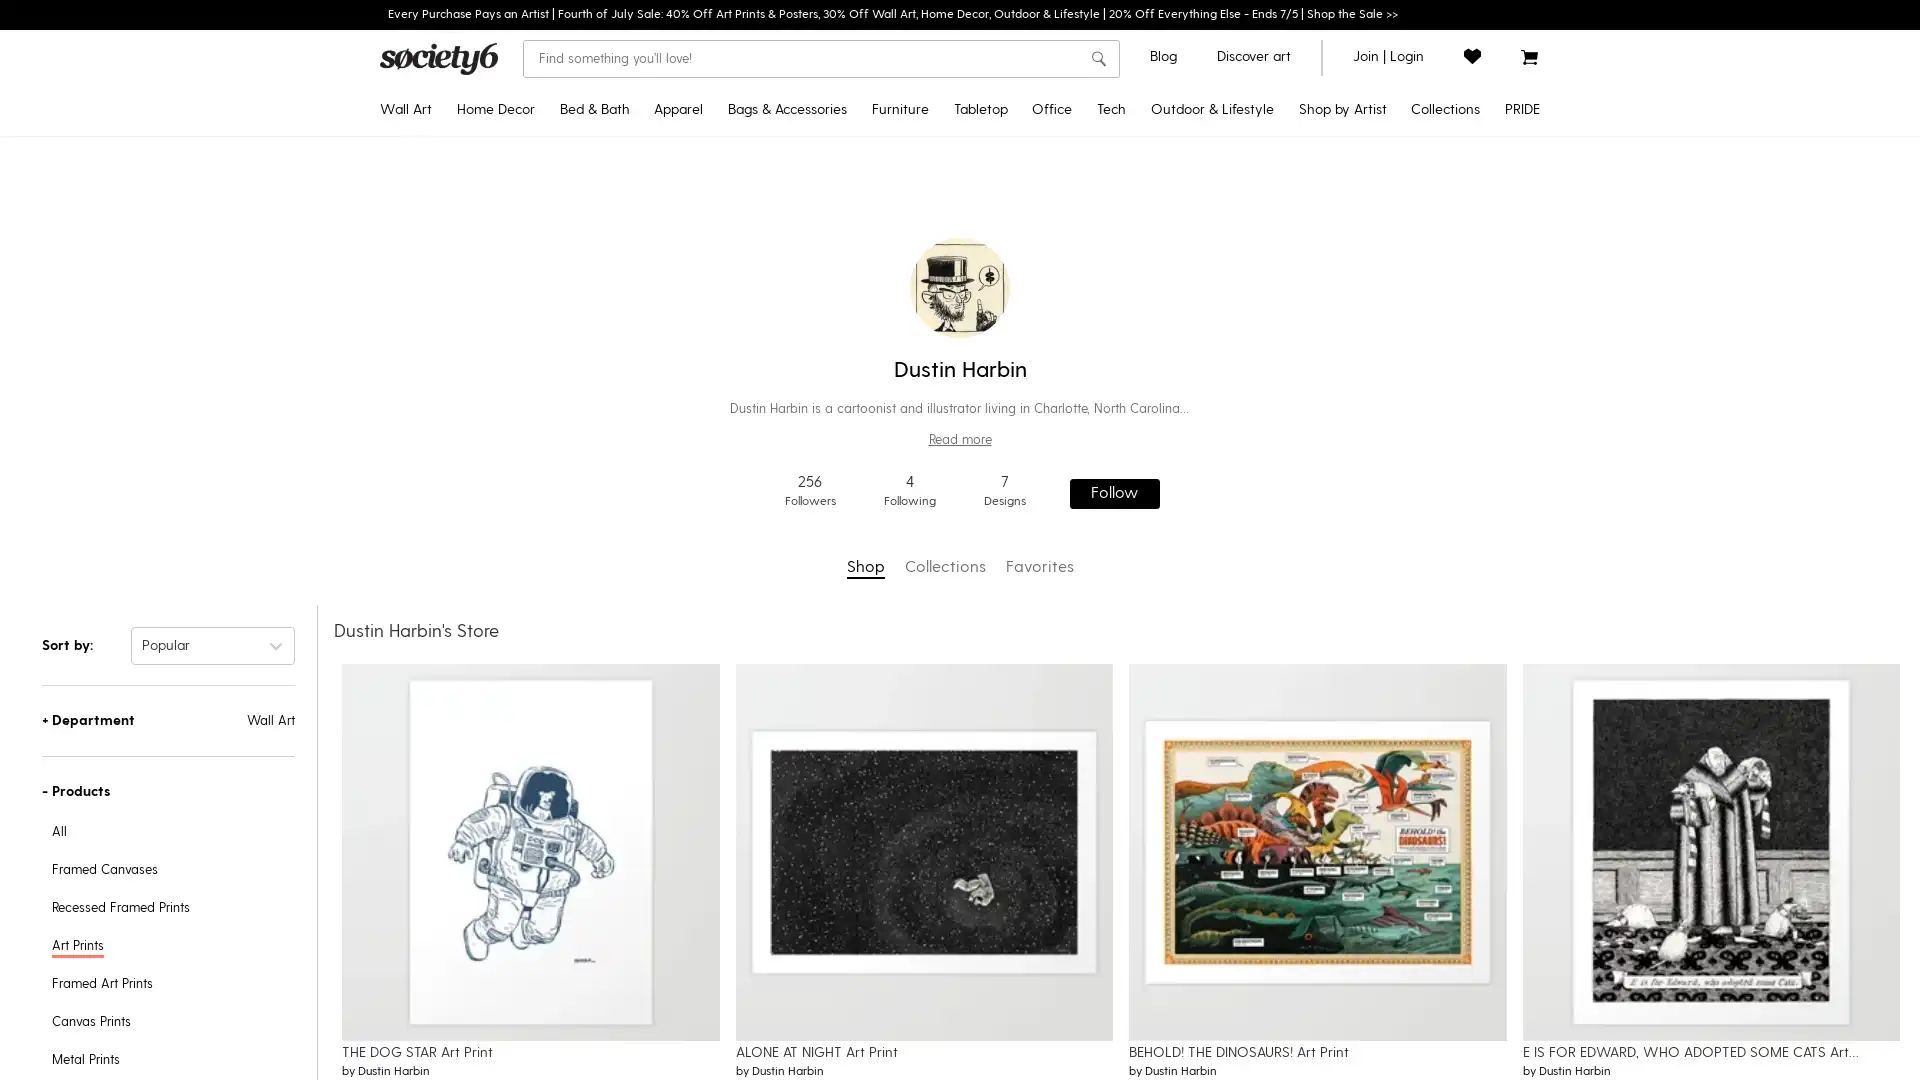 This screenshot has height=1080, width=1920. I want to click on Sling Chairs, so click(1238, 515).